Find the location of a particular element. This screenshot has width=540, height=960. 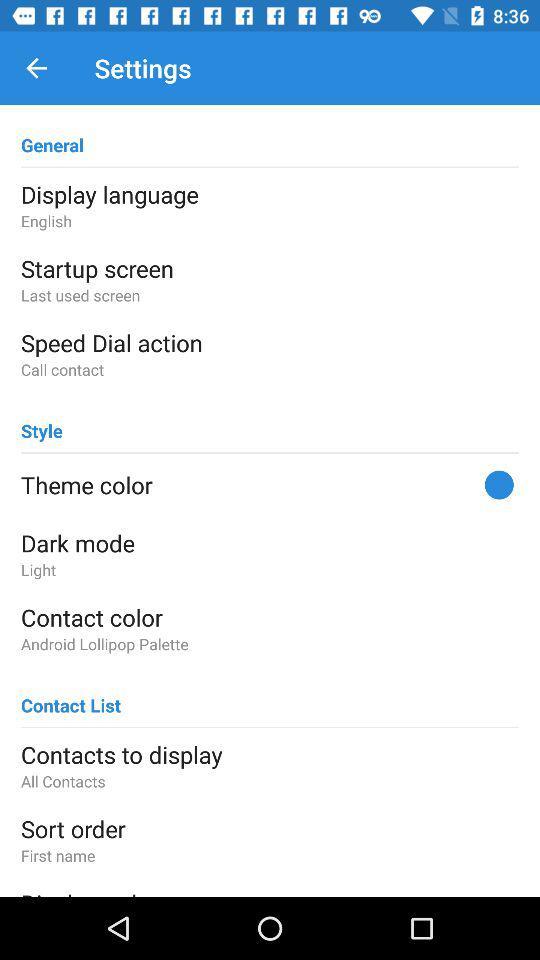

general is located at coordinates (52, 135).